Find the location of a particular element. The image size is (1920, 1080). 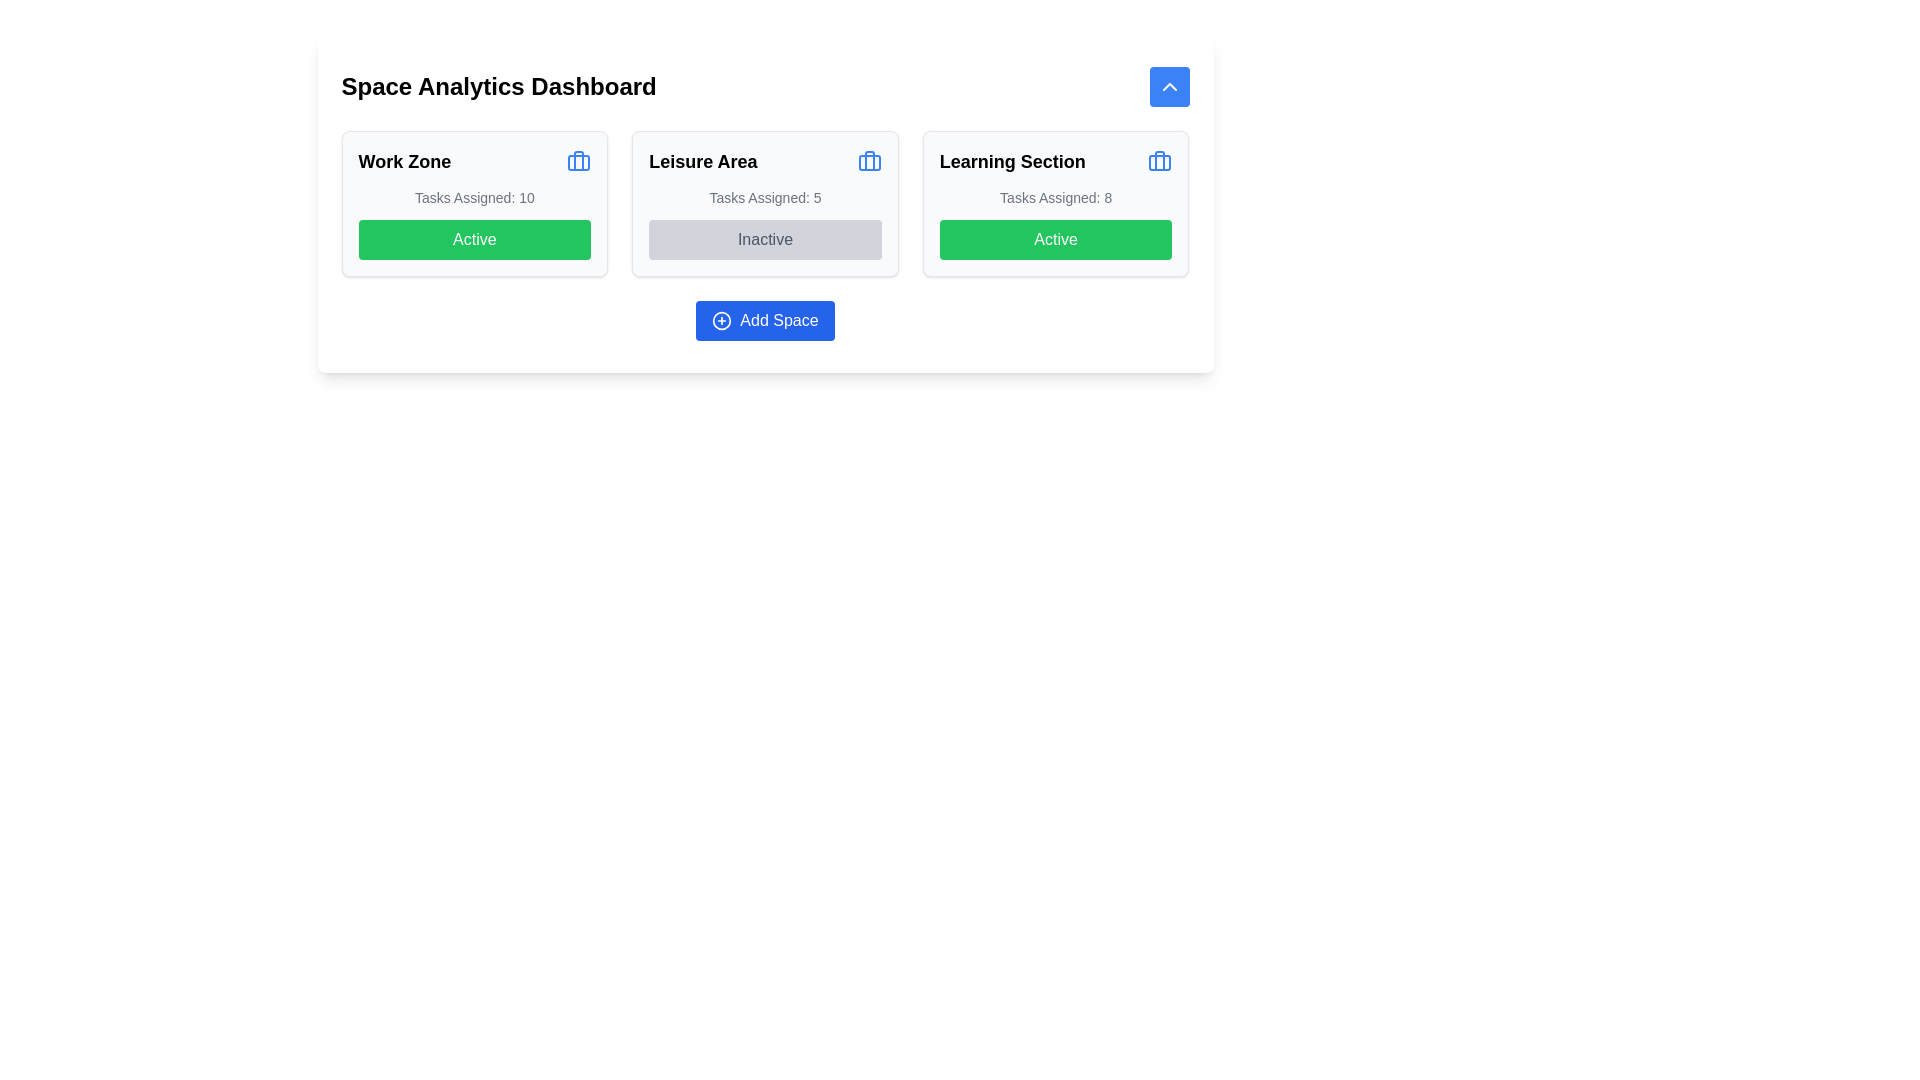

the icon associated with the 'Work Zone' label located at the top left corner of the dashboard card is located at coordinates (473, 161).